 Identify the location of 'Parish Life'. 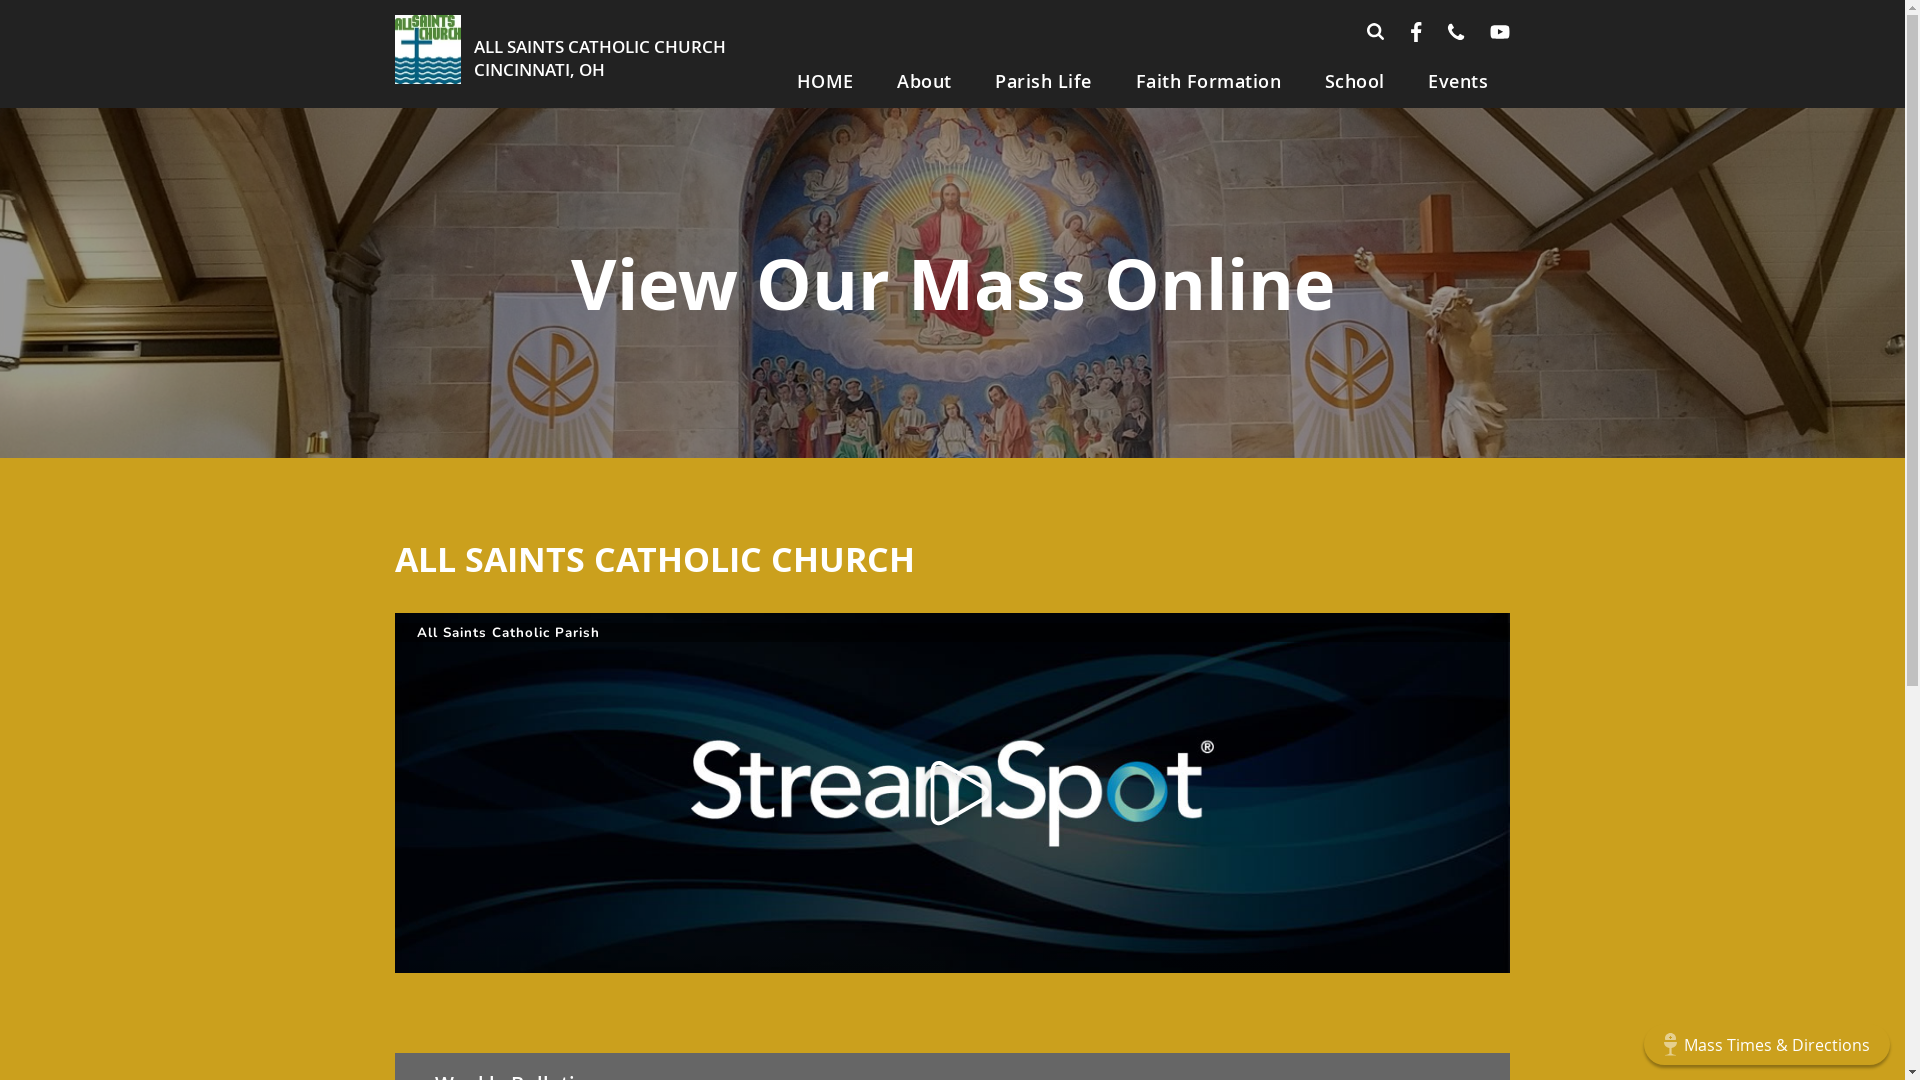
(1042, 80).